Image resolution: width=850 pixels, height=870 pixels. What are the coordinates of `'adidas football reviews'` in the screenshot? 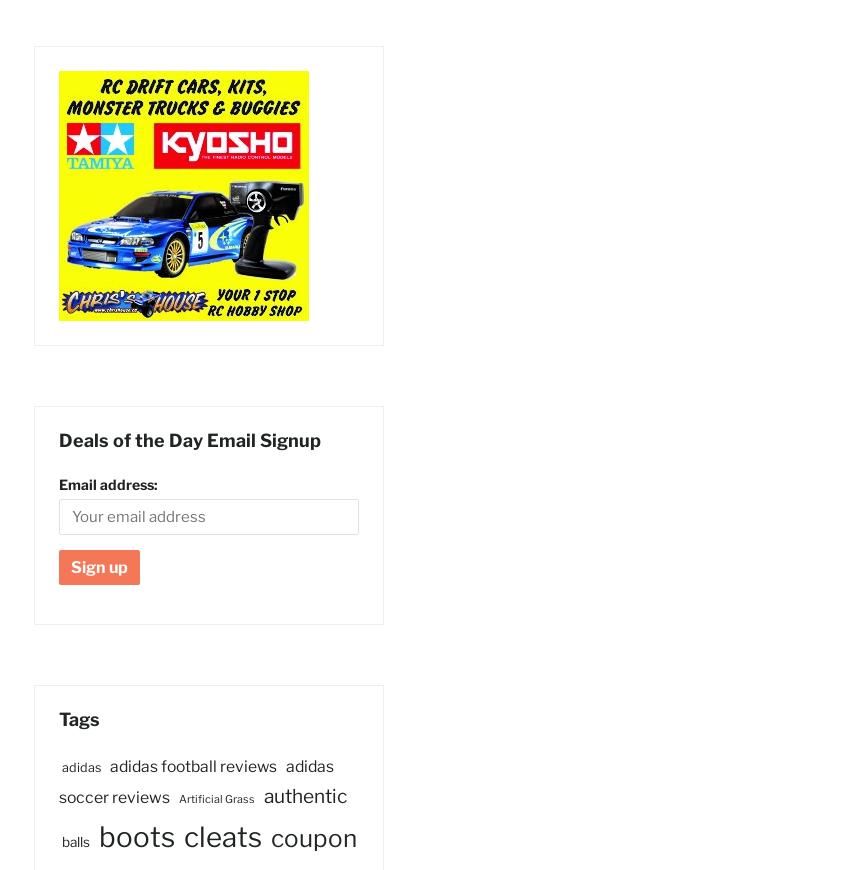 It's located at (108, 766).